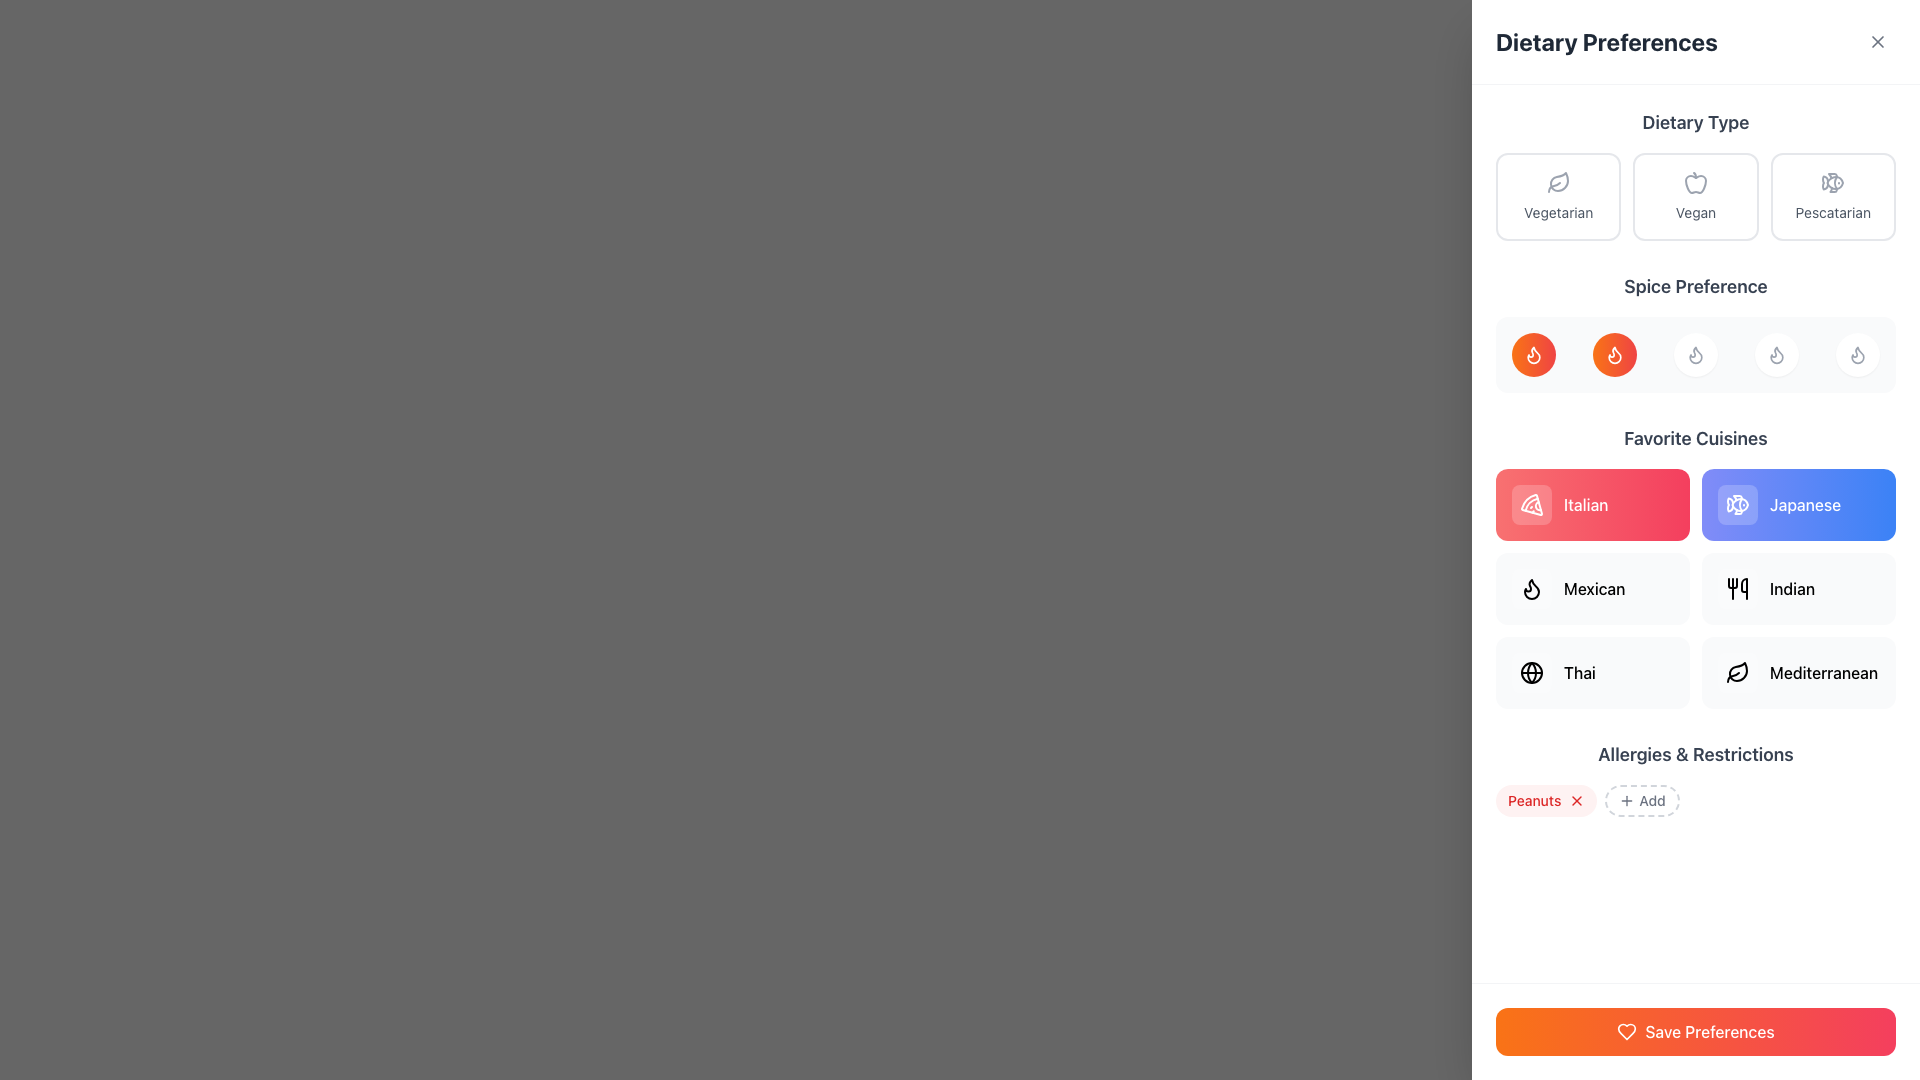  I want to click on the pizza icon that enhances the 'Italian' cuisine button located in the top-left of the 'Favorite Cuisines' section, so click(1530, 504).